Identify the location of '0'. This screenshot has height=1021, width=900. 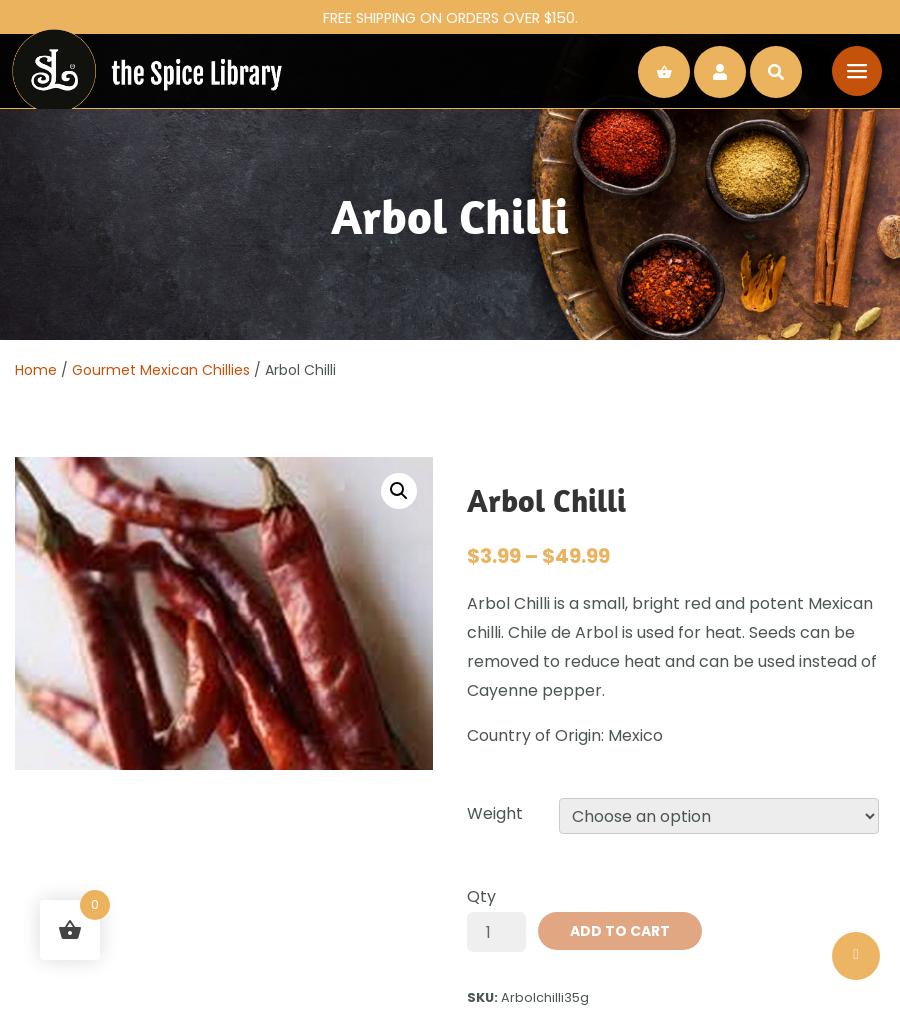
(94, 904).